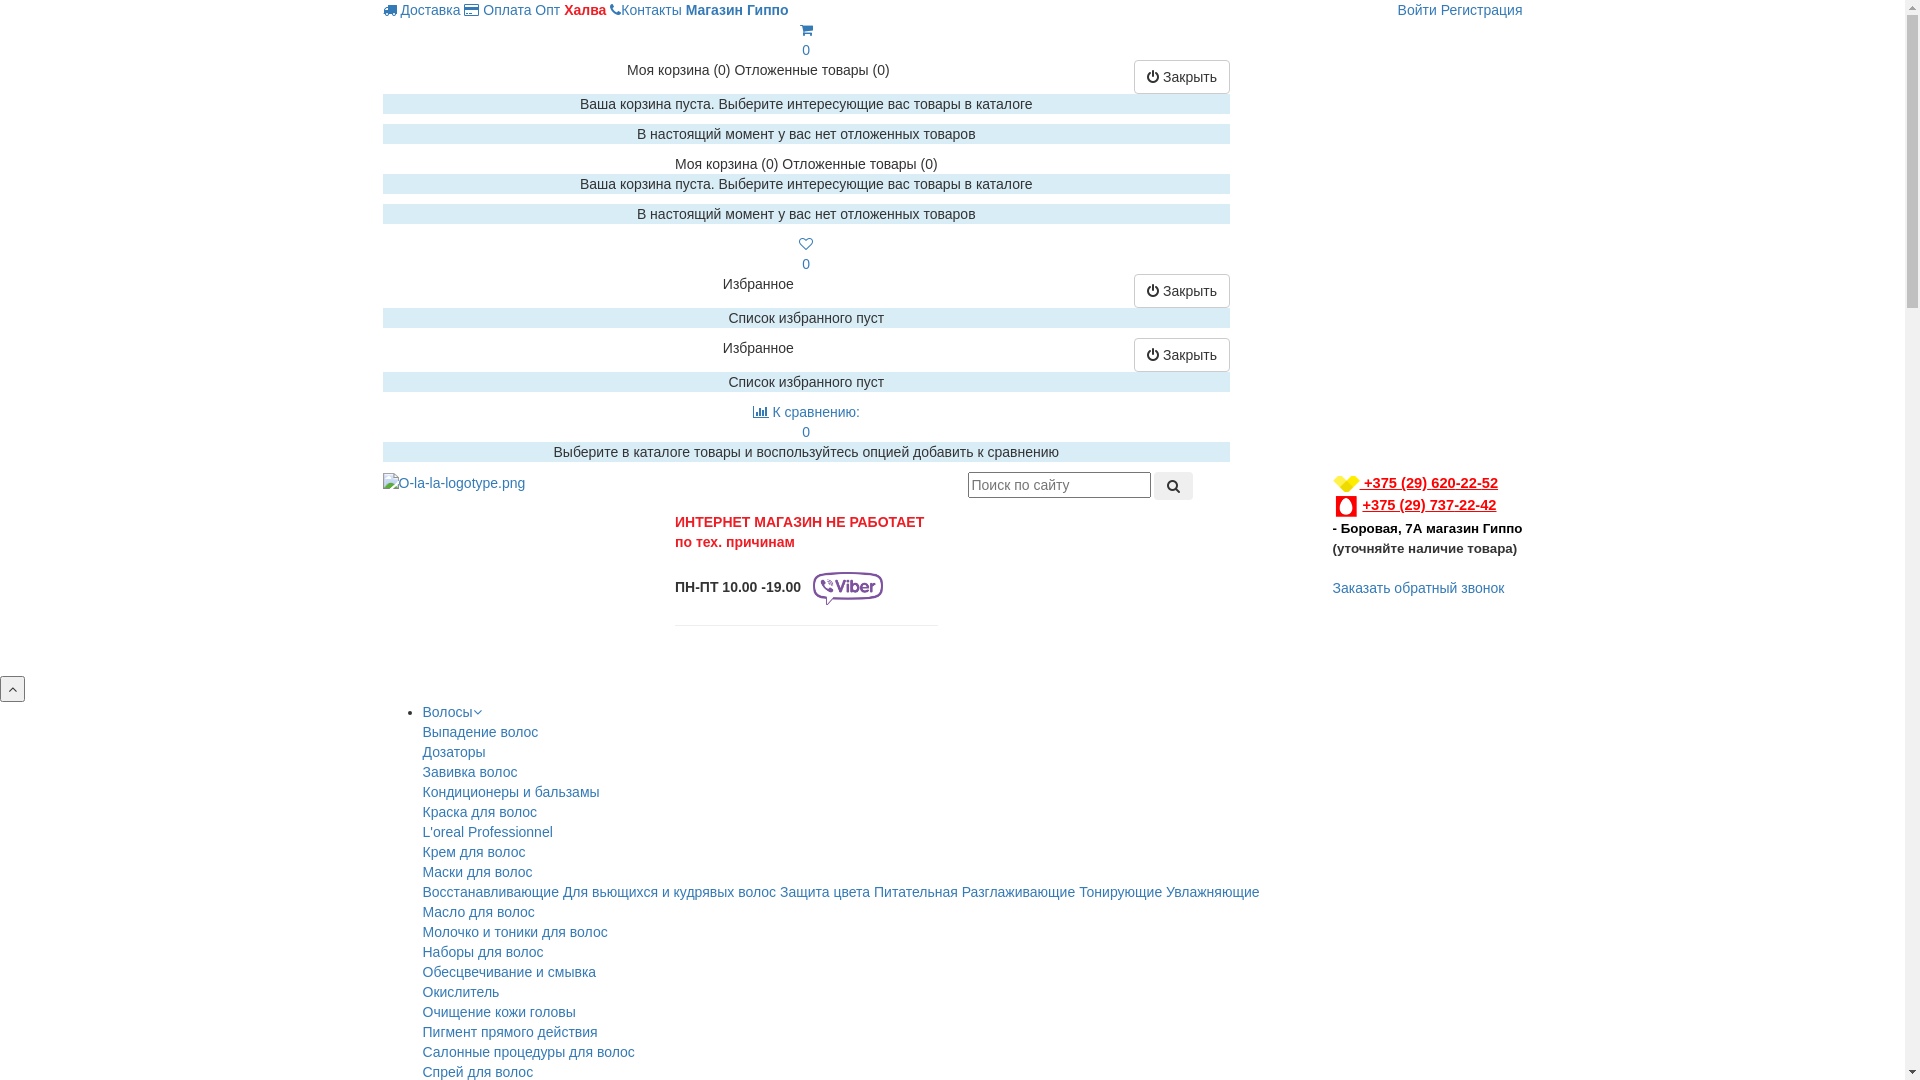 This screenshot has width=1920, height=1080. Describe the element at coordinates (848, 587) in the screenshot. I see `'viber.png'` at that location.